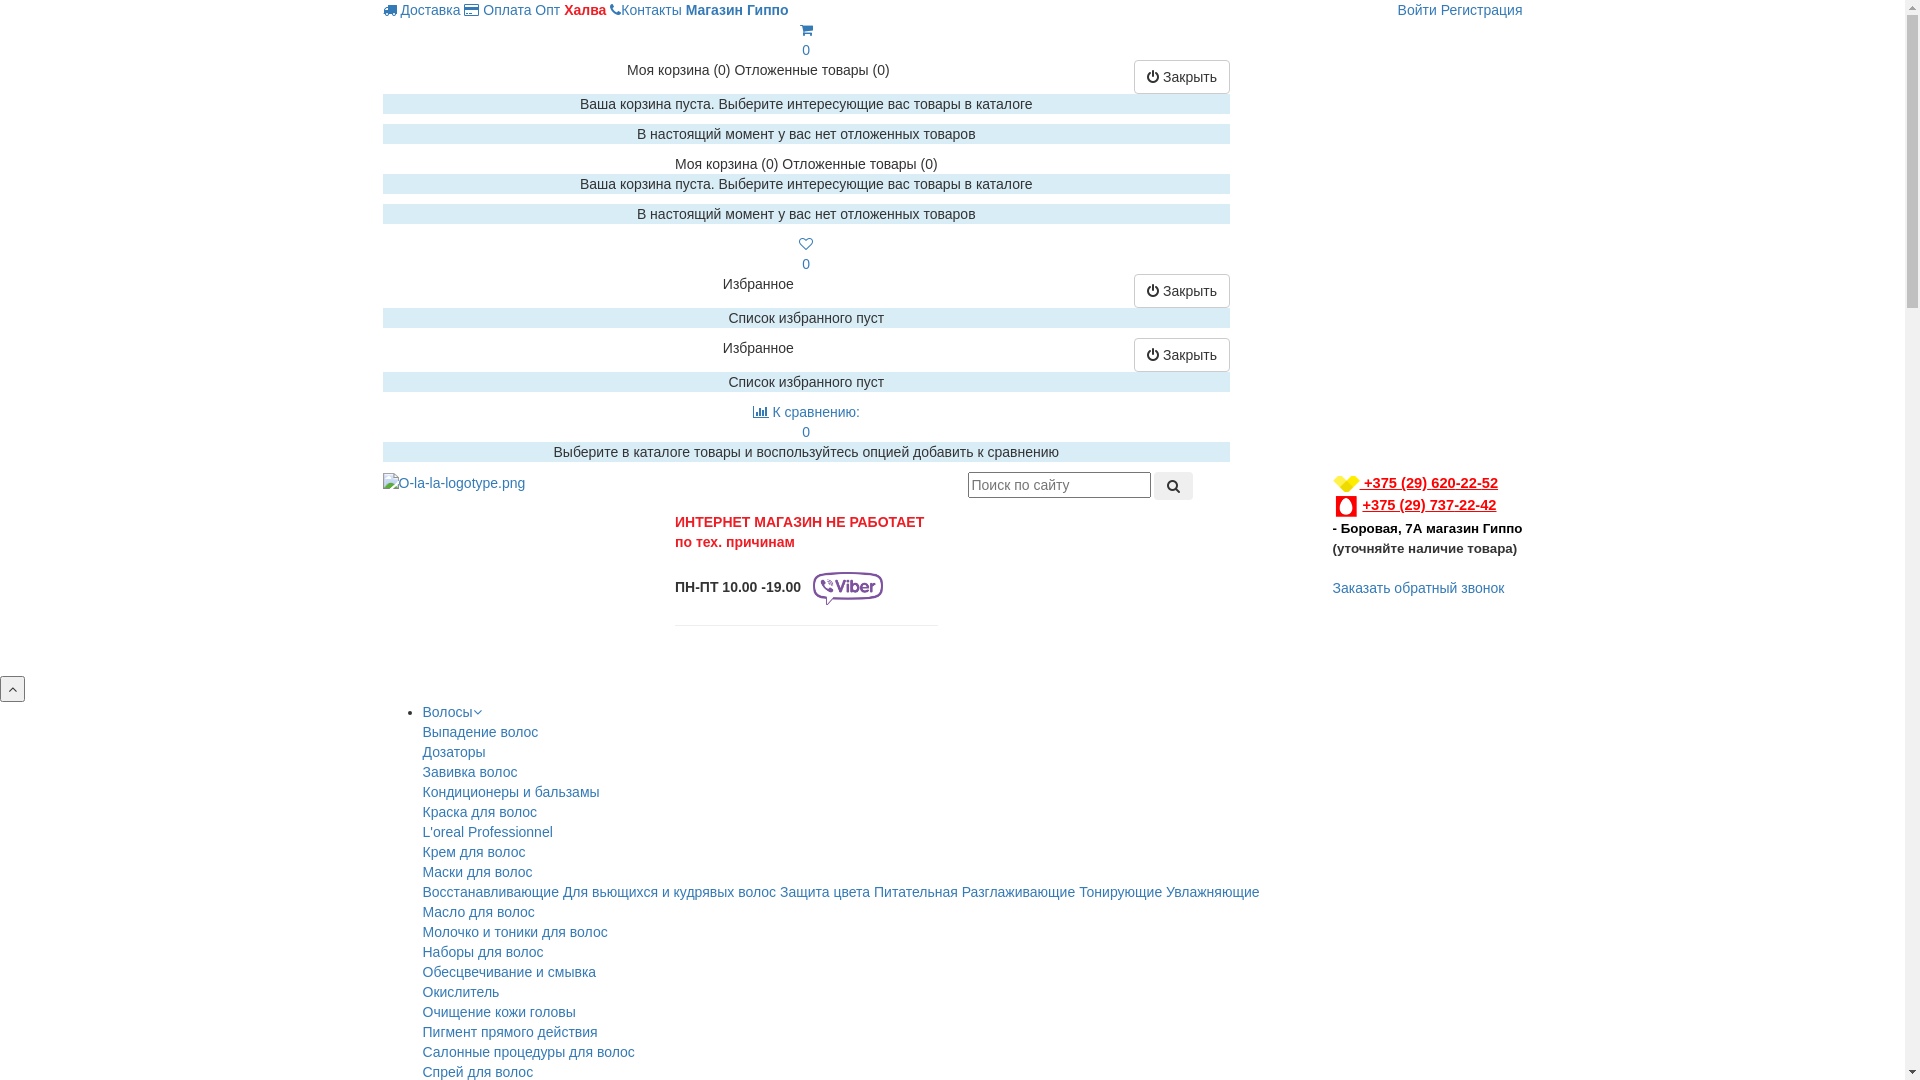 This screenshot has width=1920, height=1080. Describe the element at coordinates (848, 587) in the screenshot. I see `'viber.png'` at that location.